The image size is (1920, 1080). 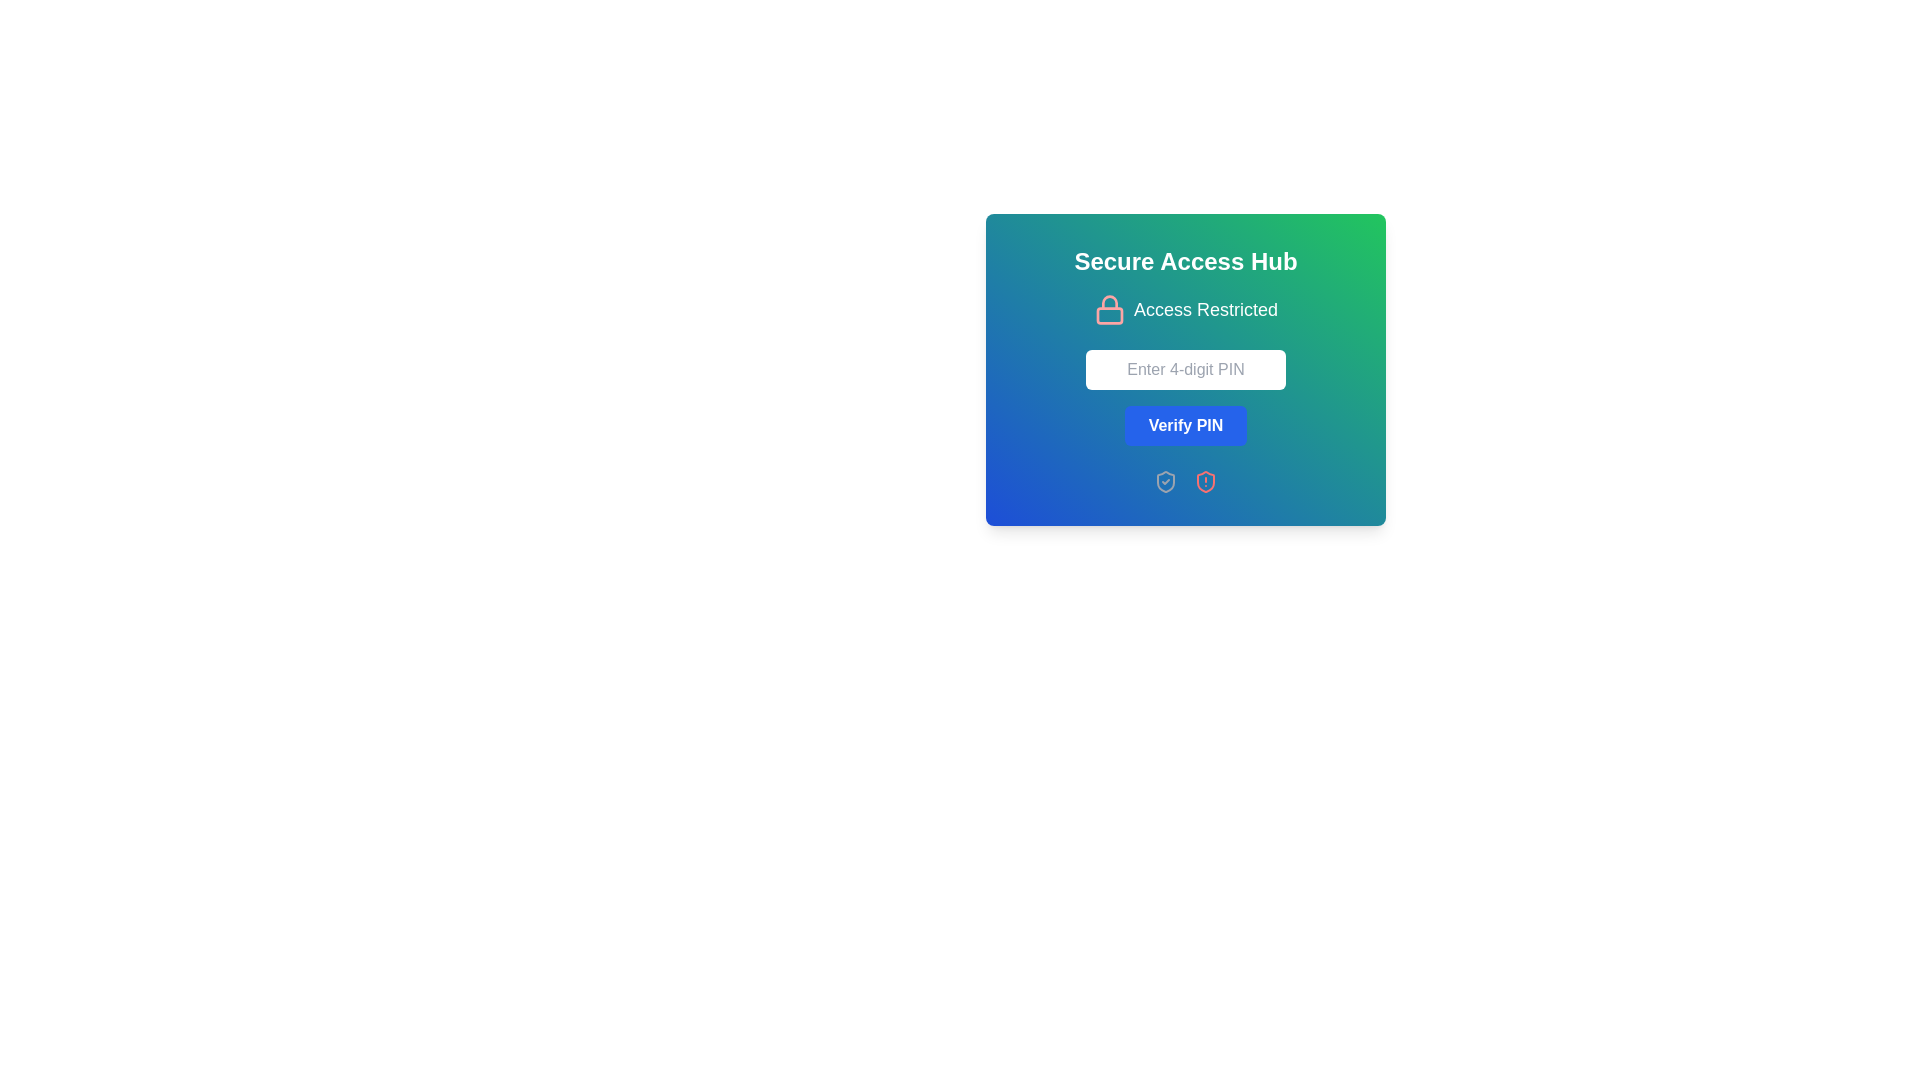 I want to click on the 'Access Restricted' text label, which is styled with white text on a gradient background and is located next to a lock icon in a secure access section, so click(x=1204, y=309).